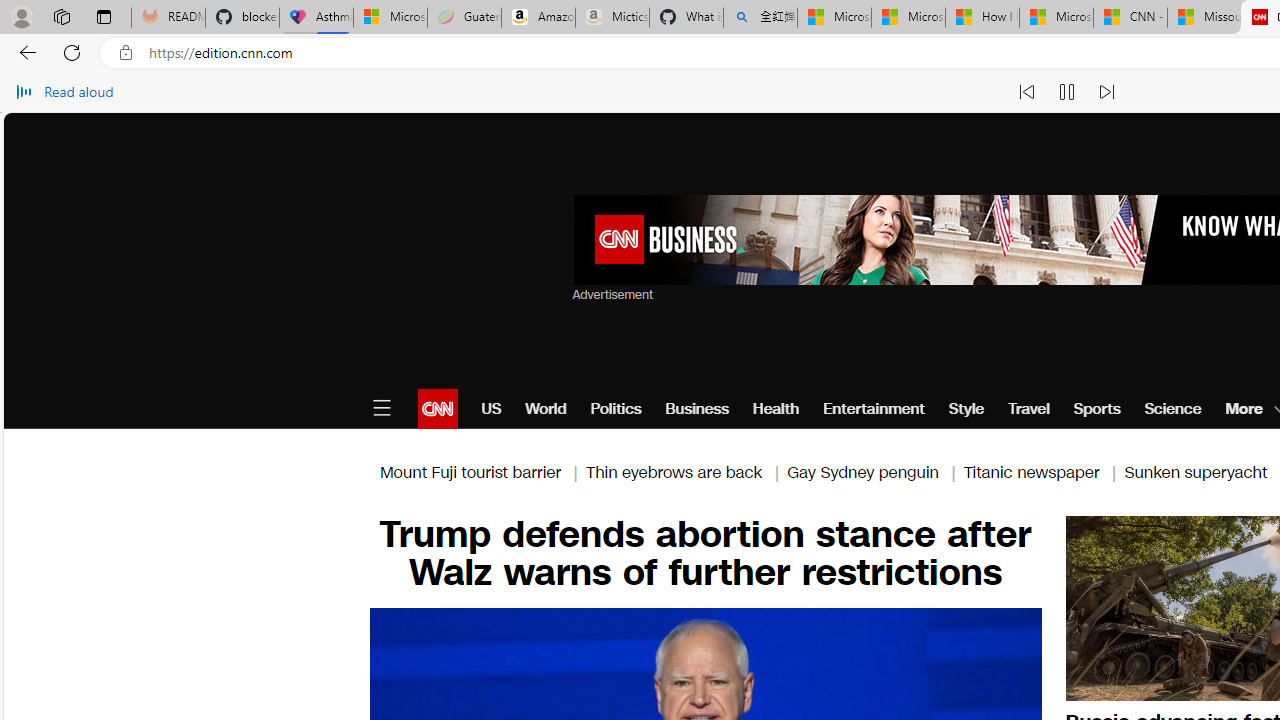 This screenshot has height=720, width=1280. I want to click on 'Pause read aloud (Ctrl+Shift+U)', so click(1065, 92).